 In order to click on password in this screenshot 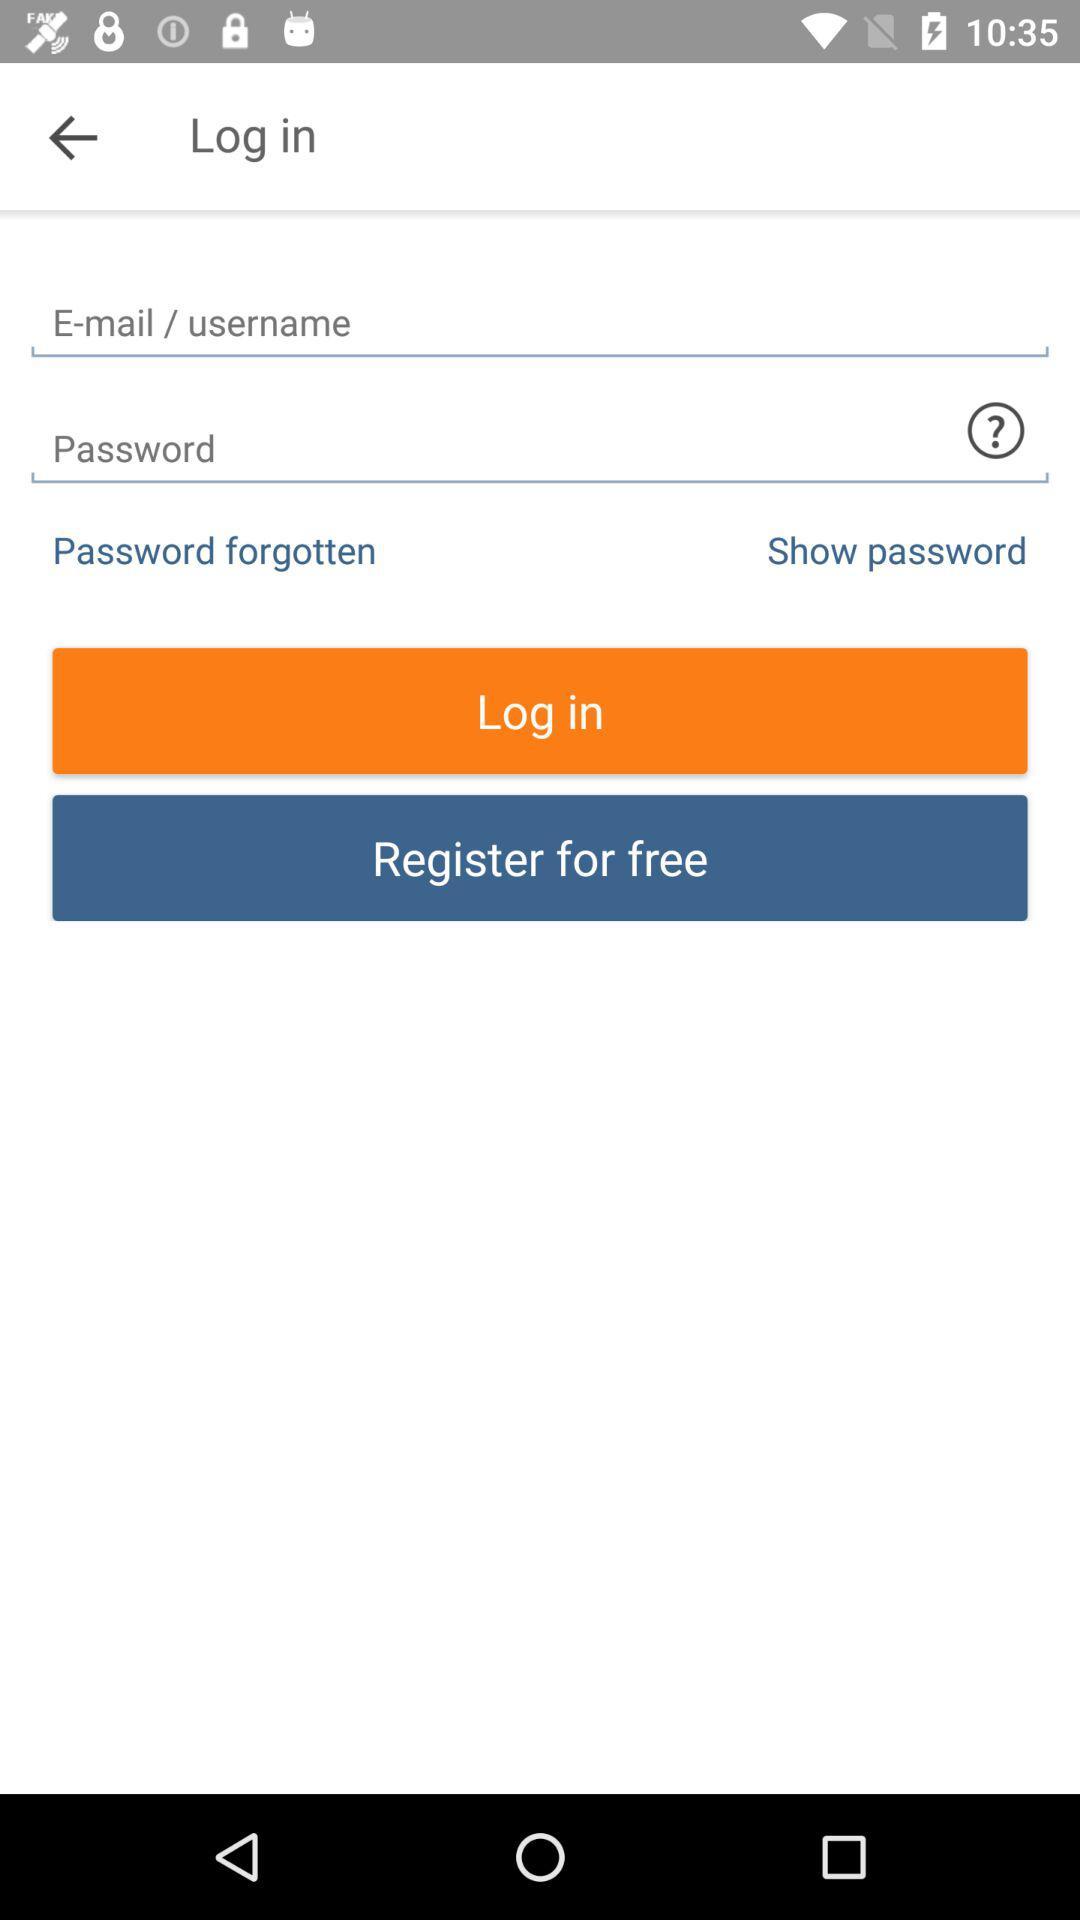, I will do `click(540, 429)`.